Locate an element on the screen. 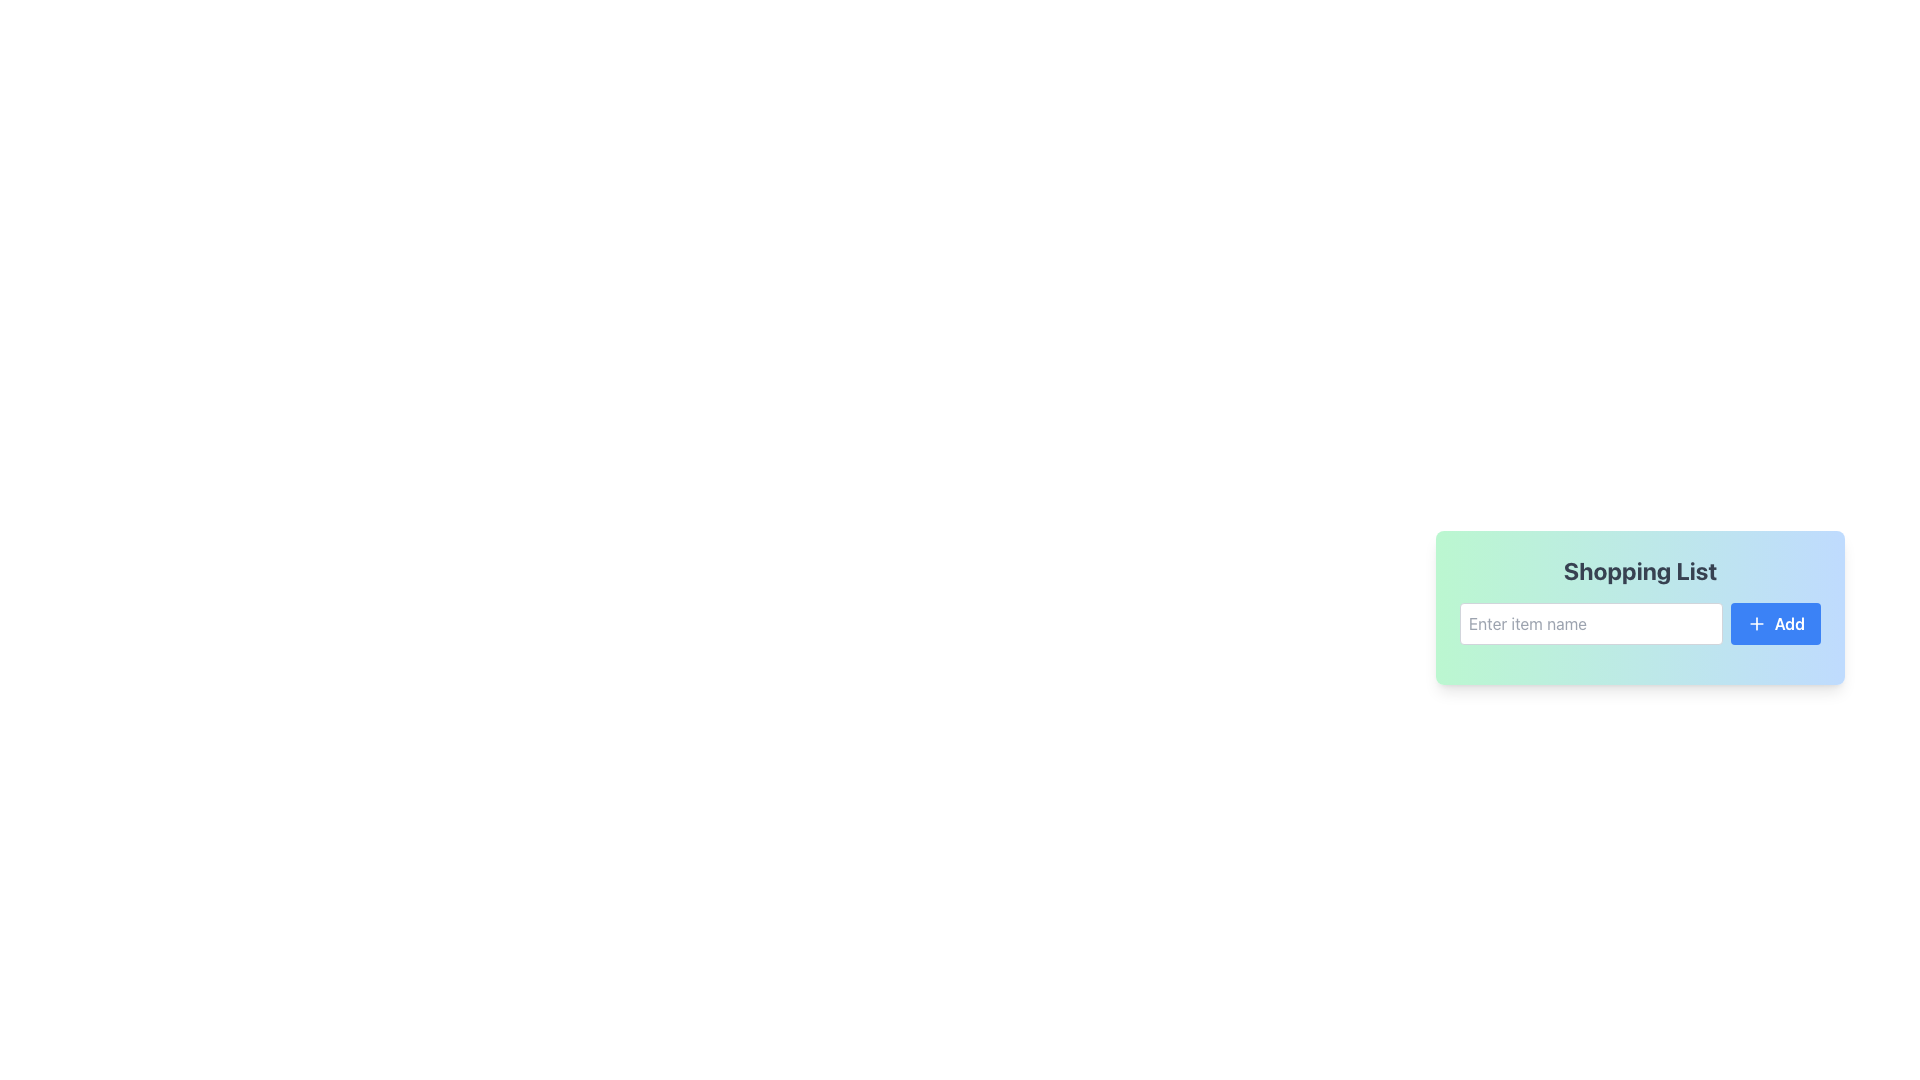 This screenshot has width=1920, height=1080. and drop text into the Text input field located below the 'Shopping List' title, which is on the left side of its row adjacent is located at coordinates (1640, 623).